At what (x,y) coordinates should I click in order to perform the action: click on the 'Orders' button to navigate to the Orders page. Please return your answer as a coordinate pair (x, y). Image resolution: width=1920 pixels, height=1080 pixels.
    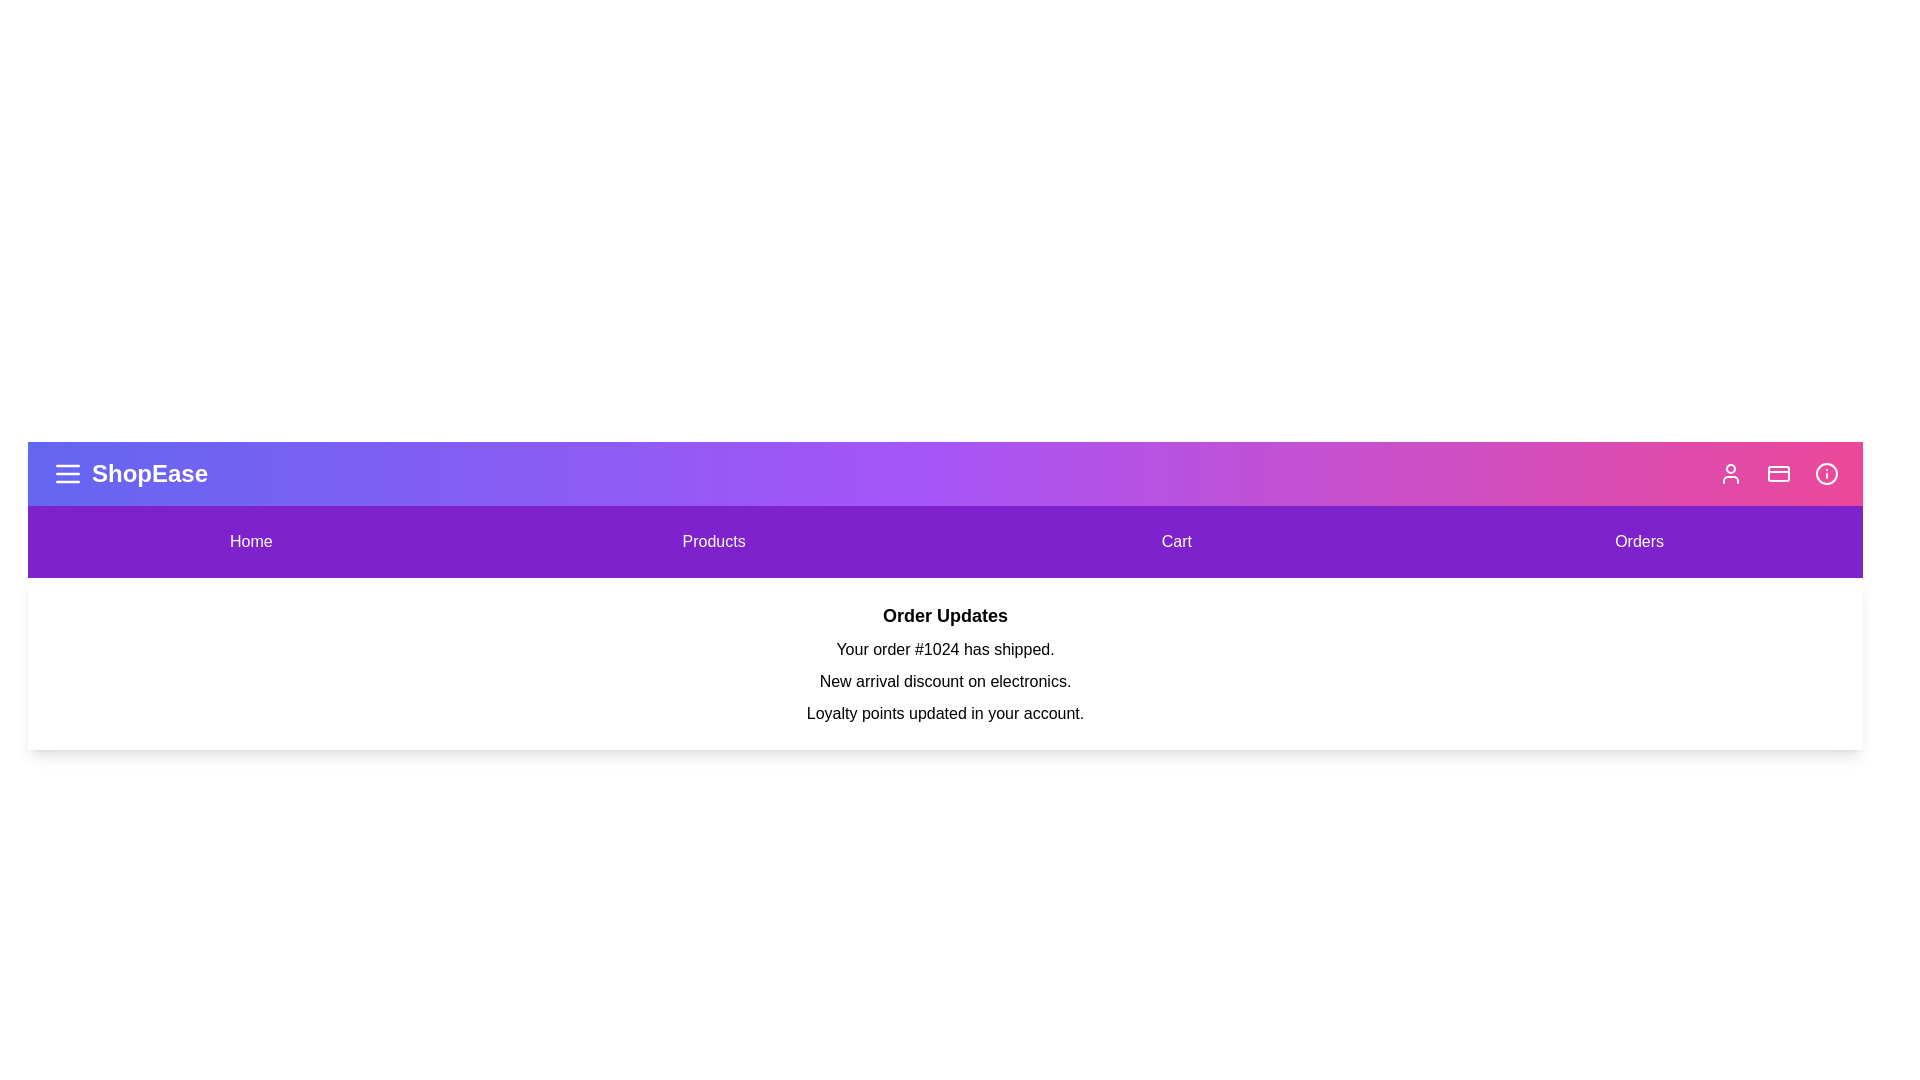
    Looking at the image, I should click on (1638, 542).